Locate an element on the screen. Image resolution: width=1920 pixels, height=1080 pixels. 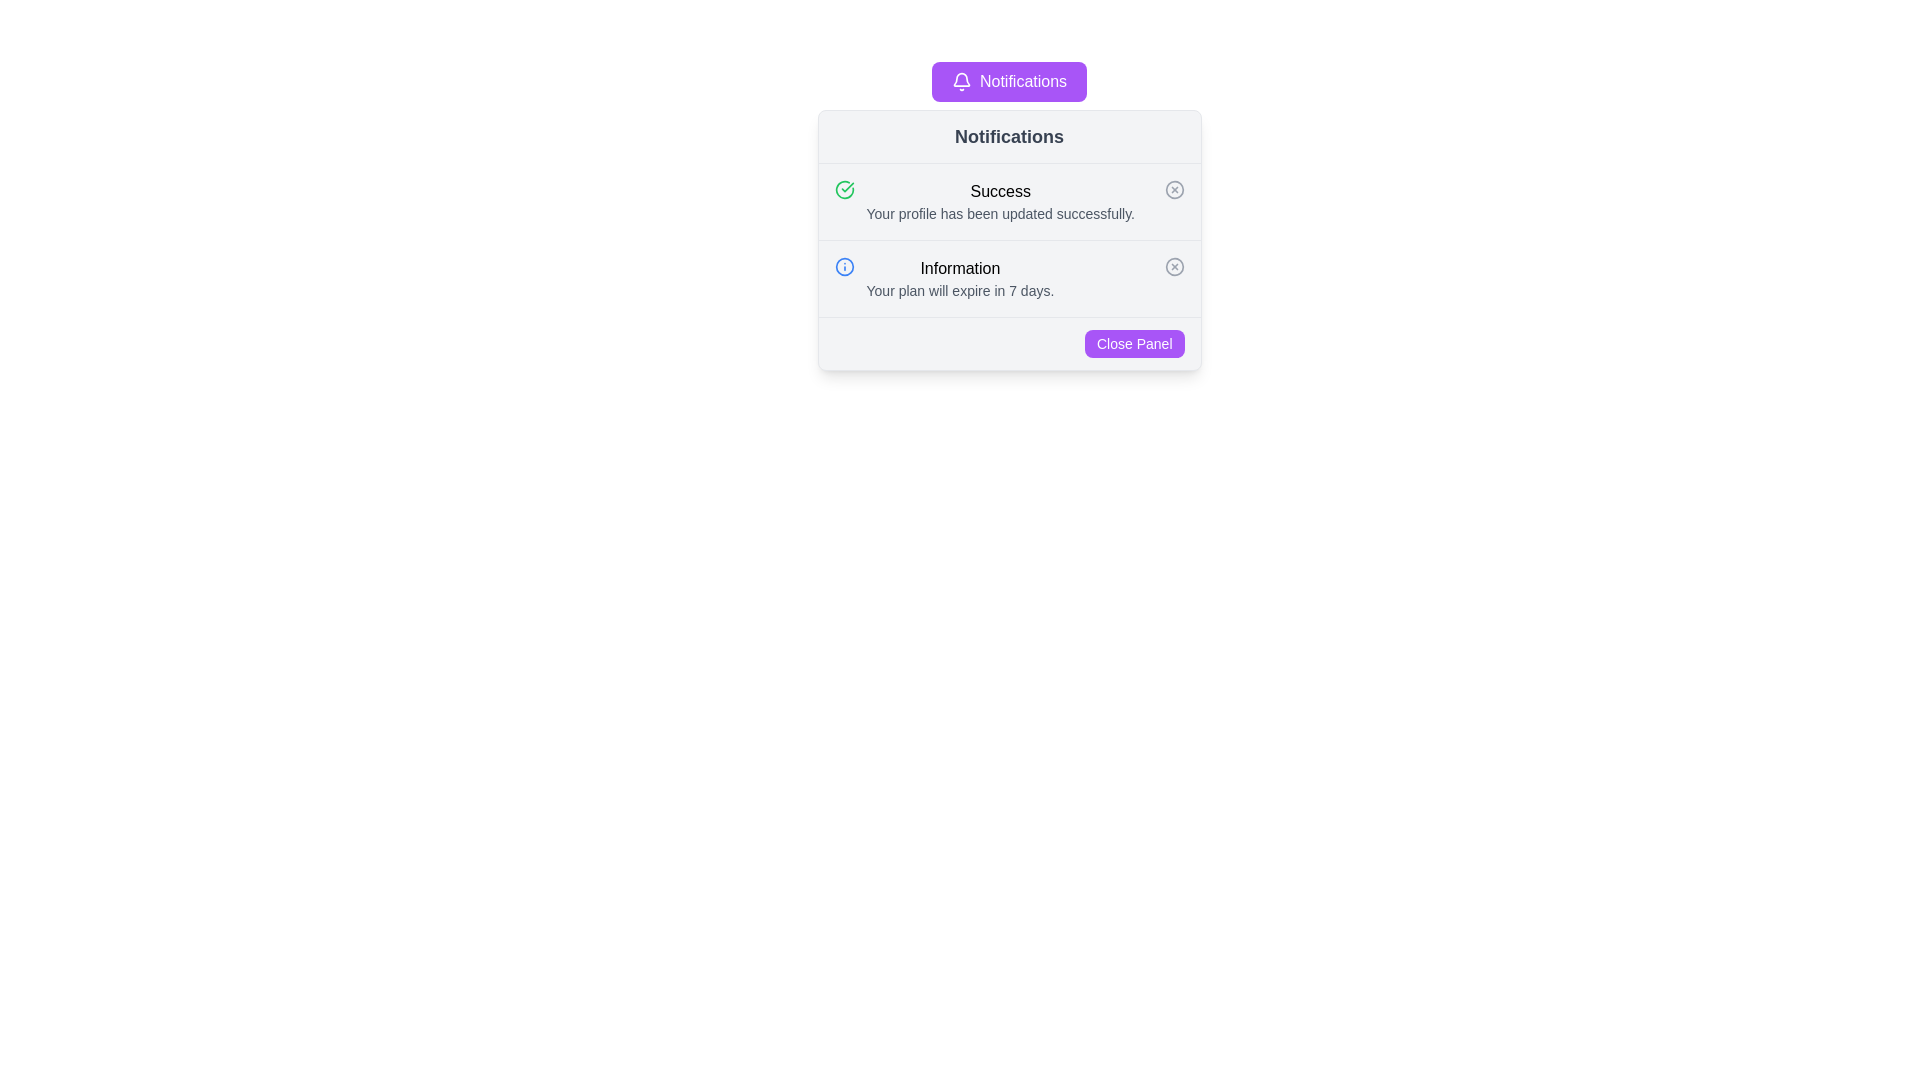
the green circular icon with a checkmark inside, located to the left of the 'SuccessYour profile has been updated successfully.' text in the notification panel, for visual confirmation of success is located at coordinates (844, 189).